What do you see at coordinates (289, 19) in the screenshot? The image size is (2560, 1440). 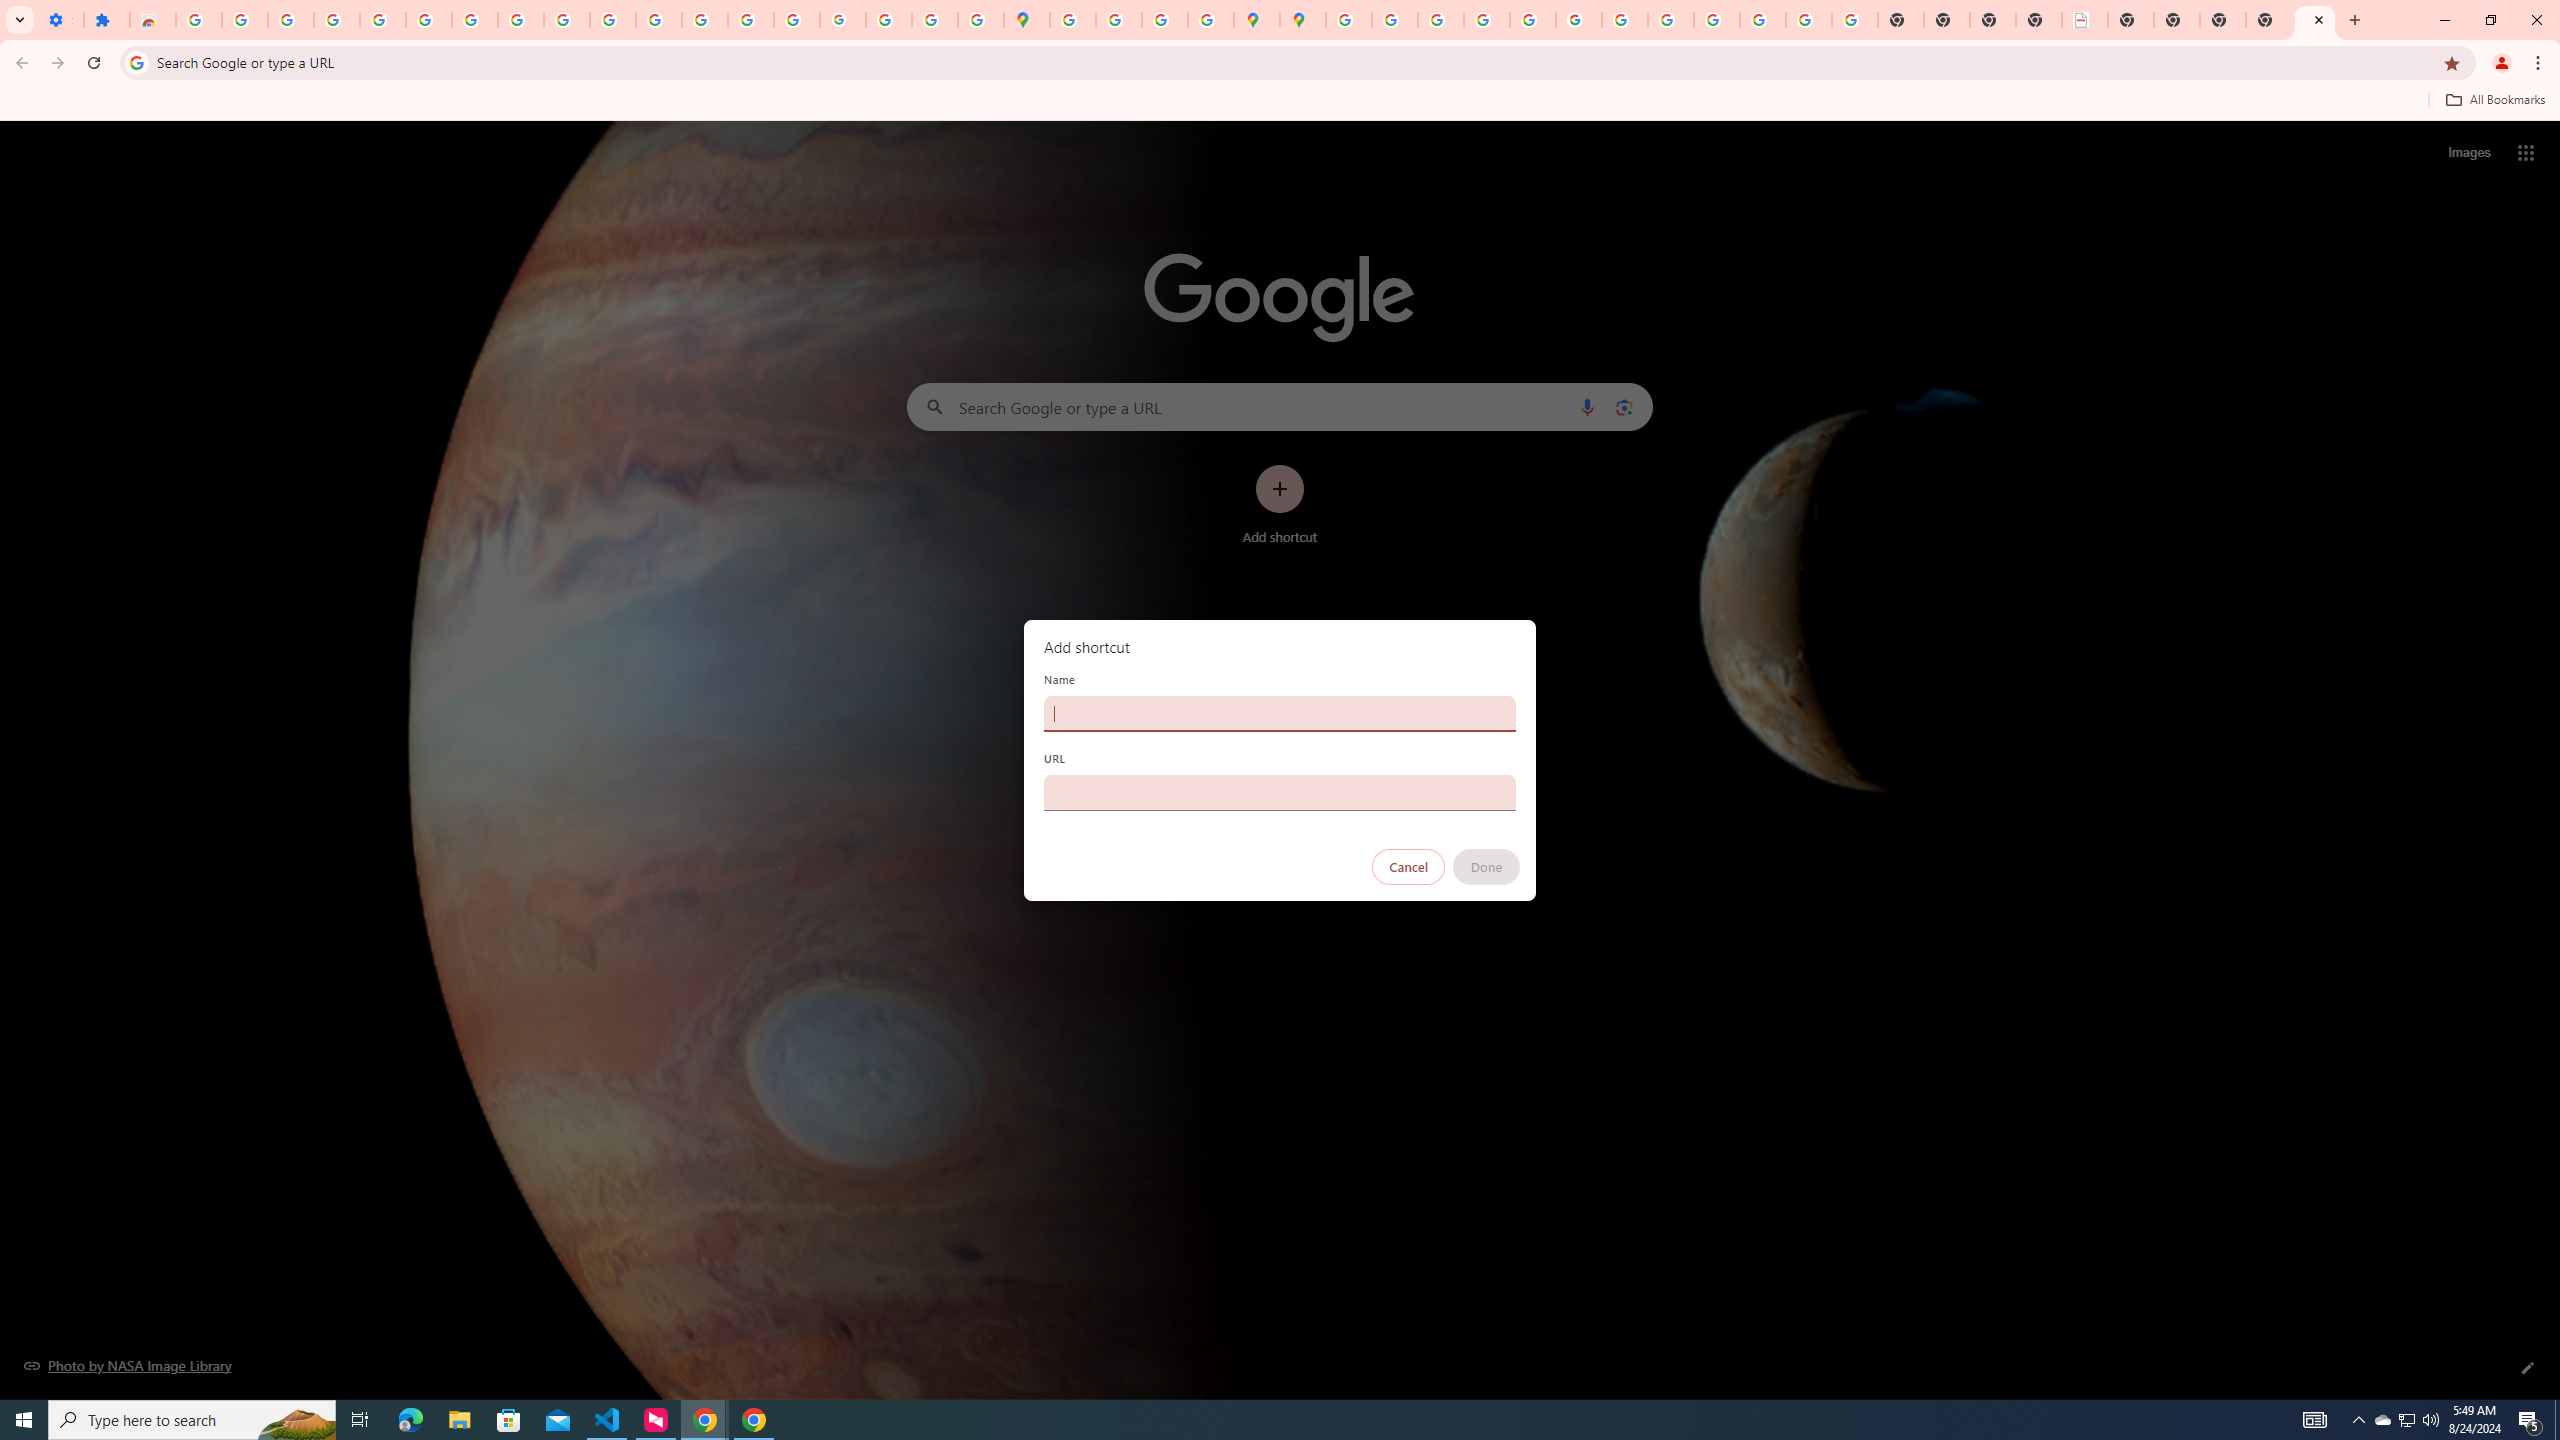 I see `'Delete photos & videos - Computer - Google Photos Help'` at bounding box center [289, 19].